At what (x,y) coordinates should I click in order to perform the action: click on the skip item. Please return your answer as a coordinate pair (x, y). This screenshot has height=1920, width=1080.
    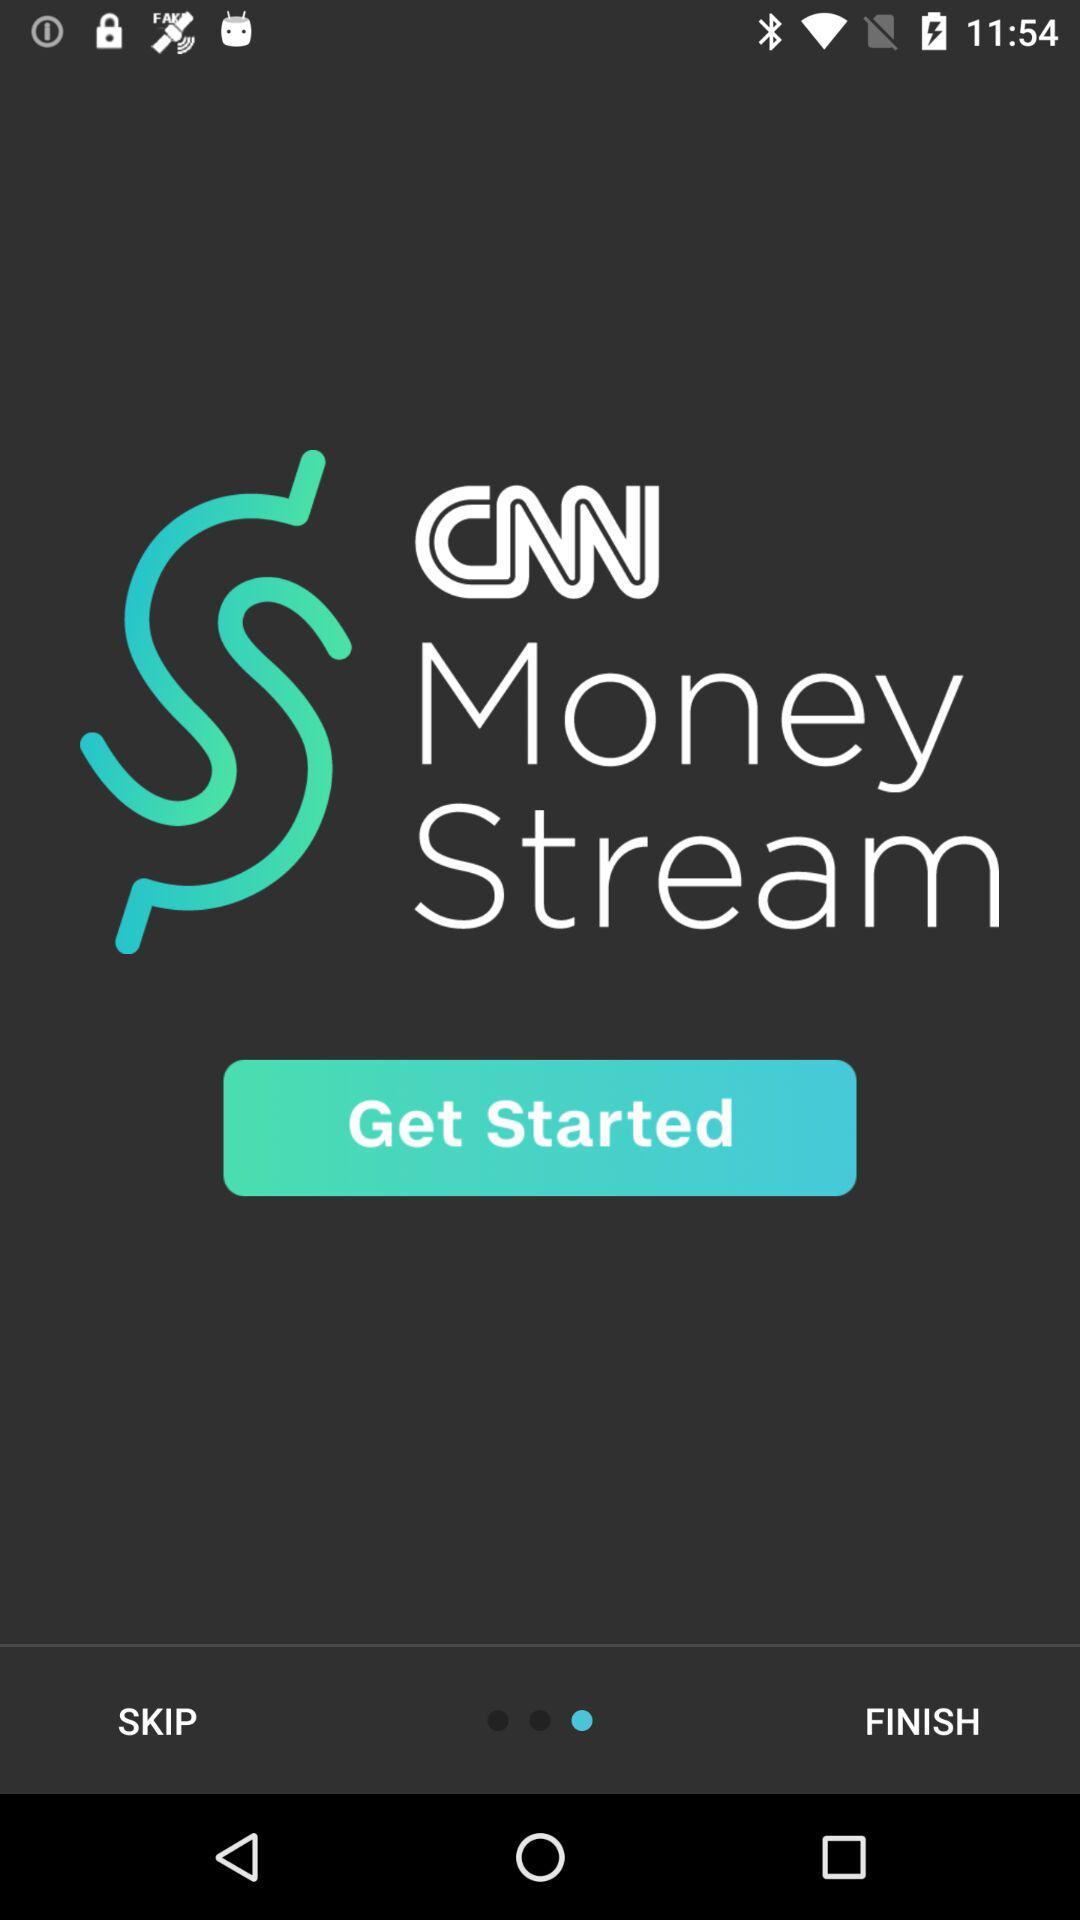
    Looking at the image, I should click on (156, 1719).